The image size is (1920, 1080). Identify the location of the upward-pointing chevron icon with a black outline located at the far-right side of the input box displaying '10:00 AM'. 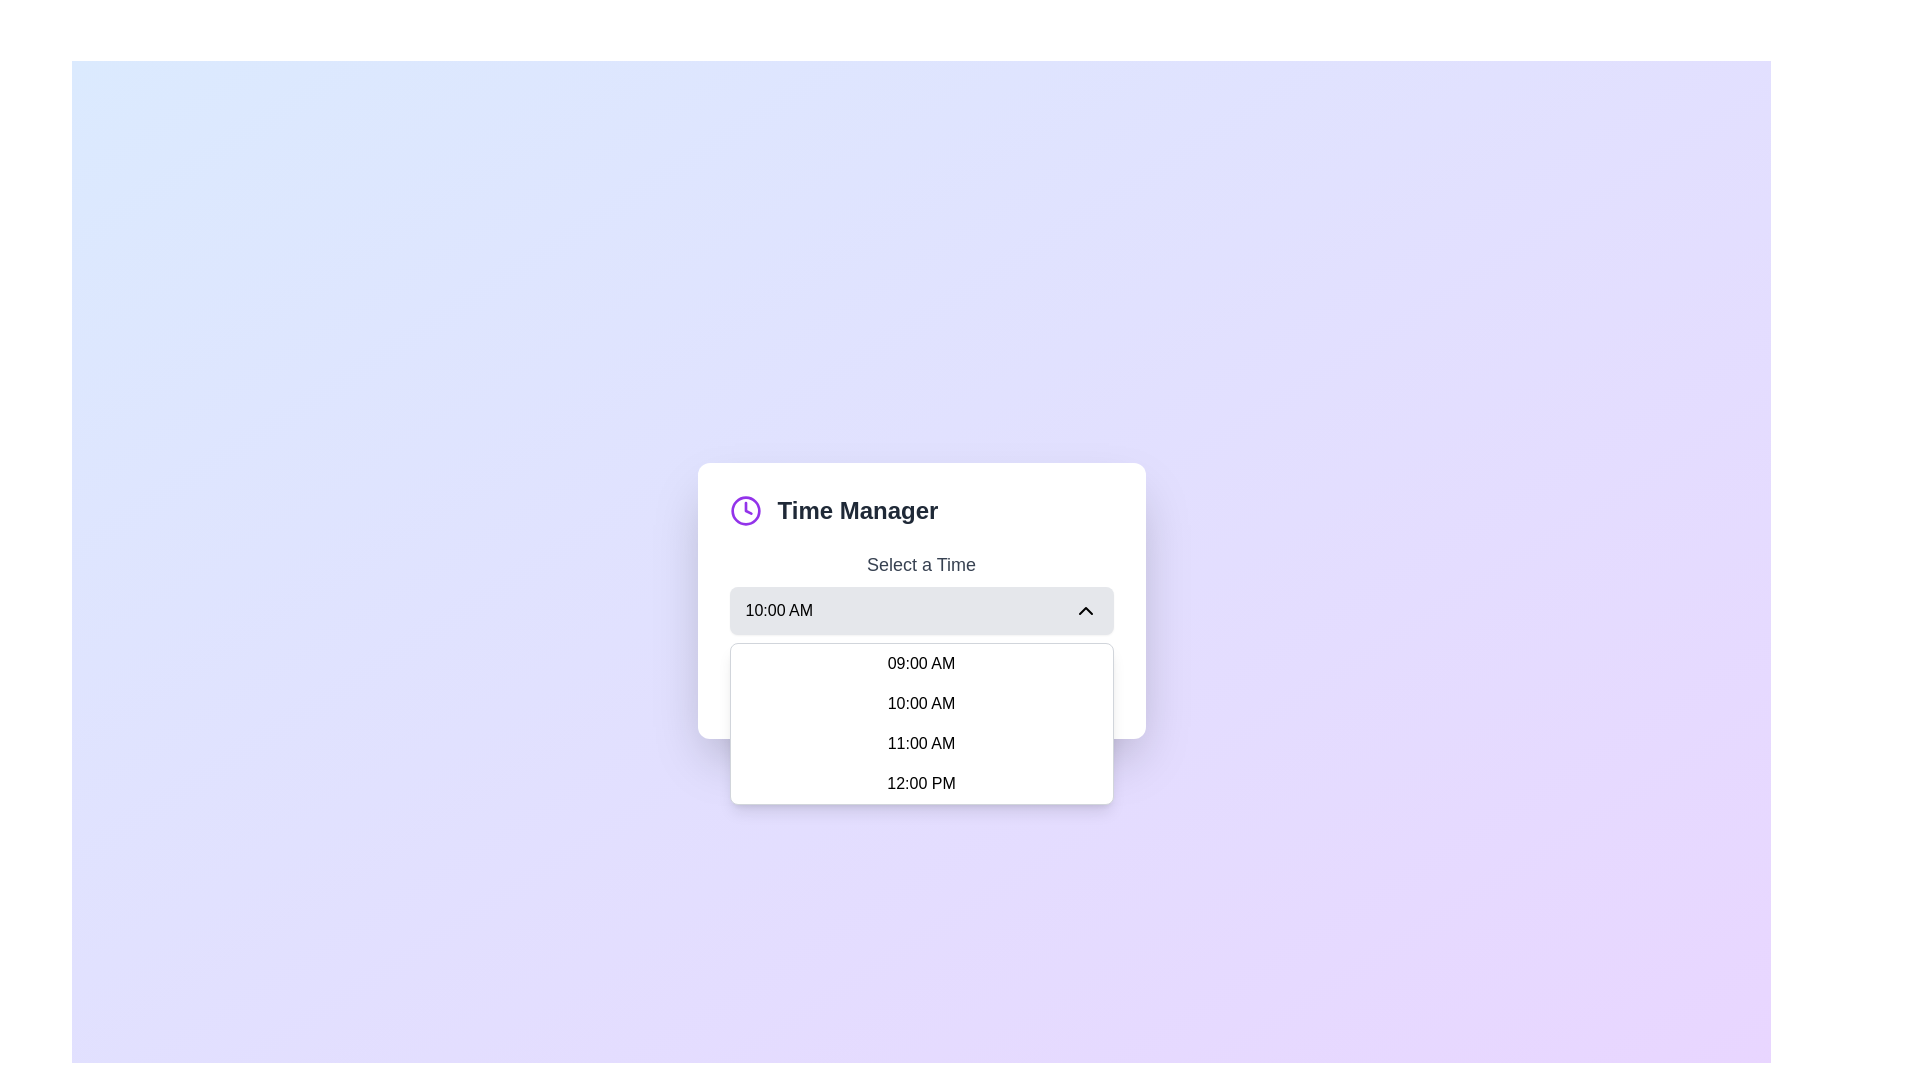
(1084, 609).